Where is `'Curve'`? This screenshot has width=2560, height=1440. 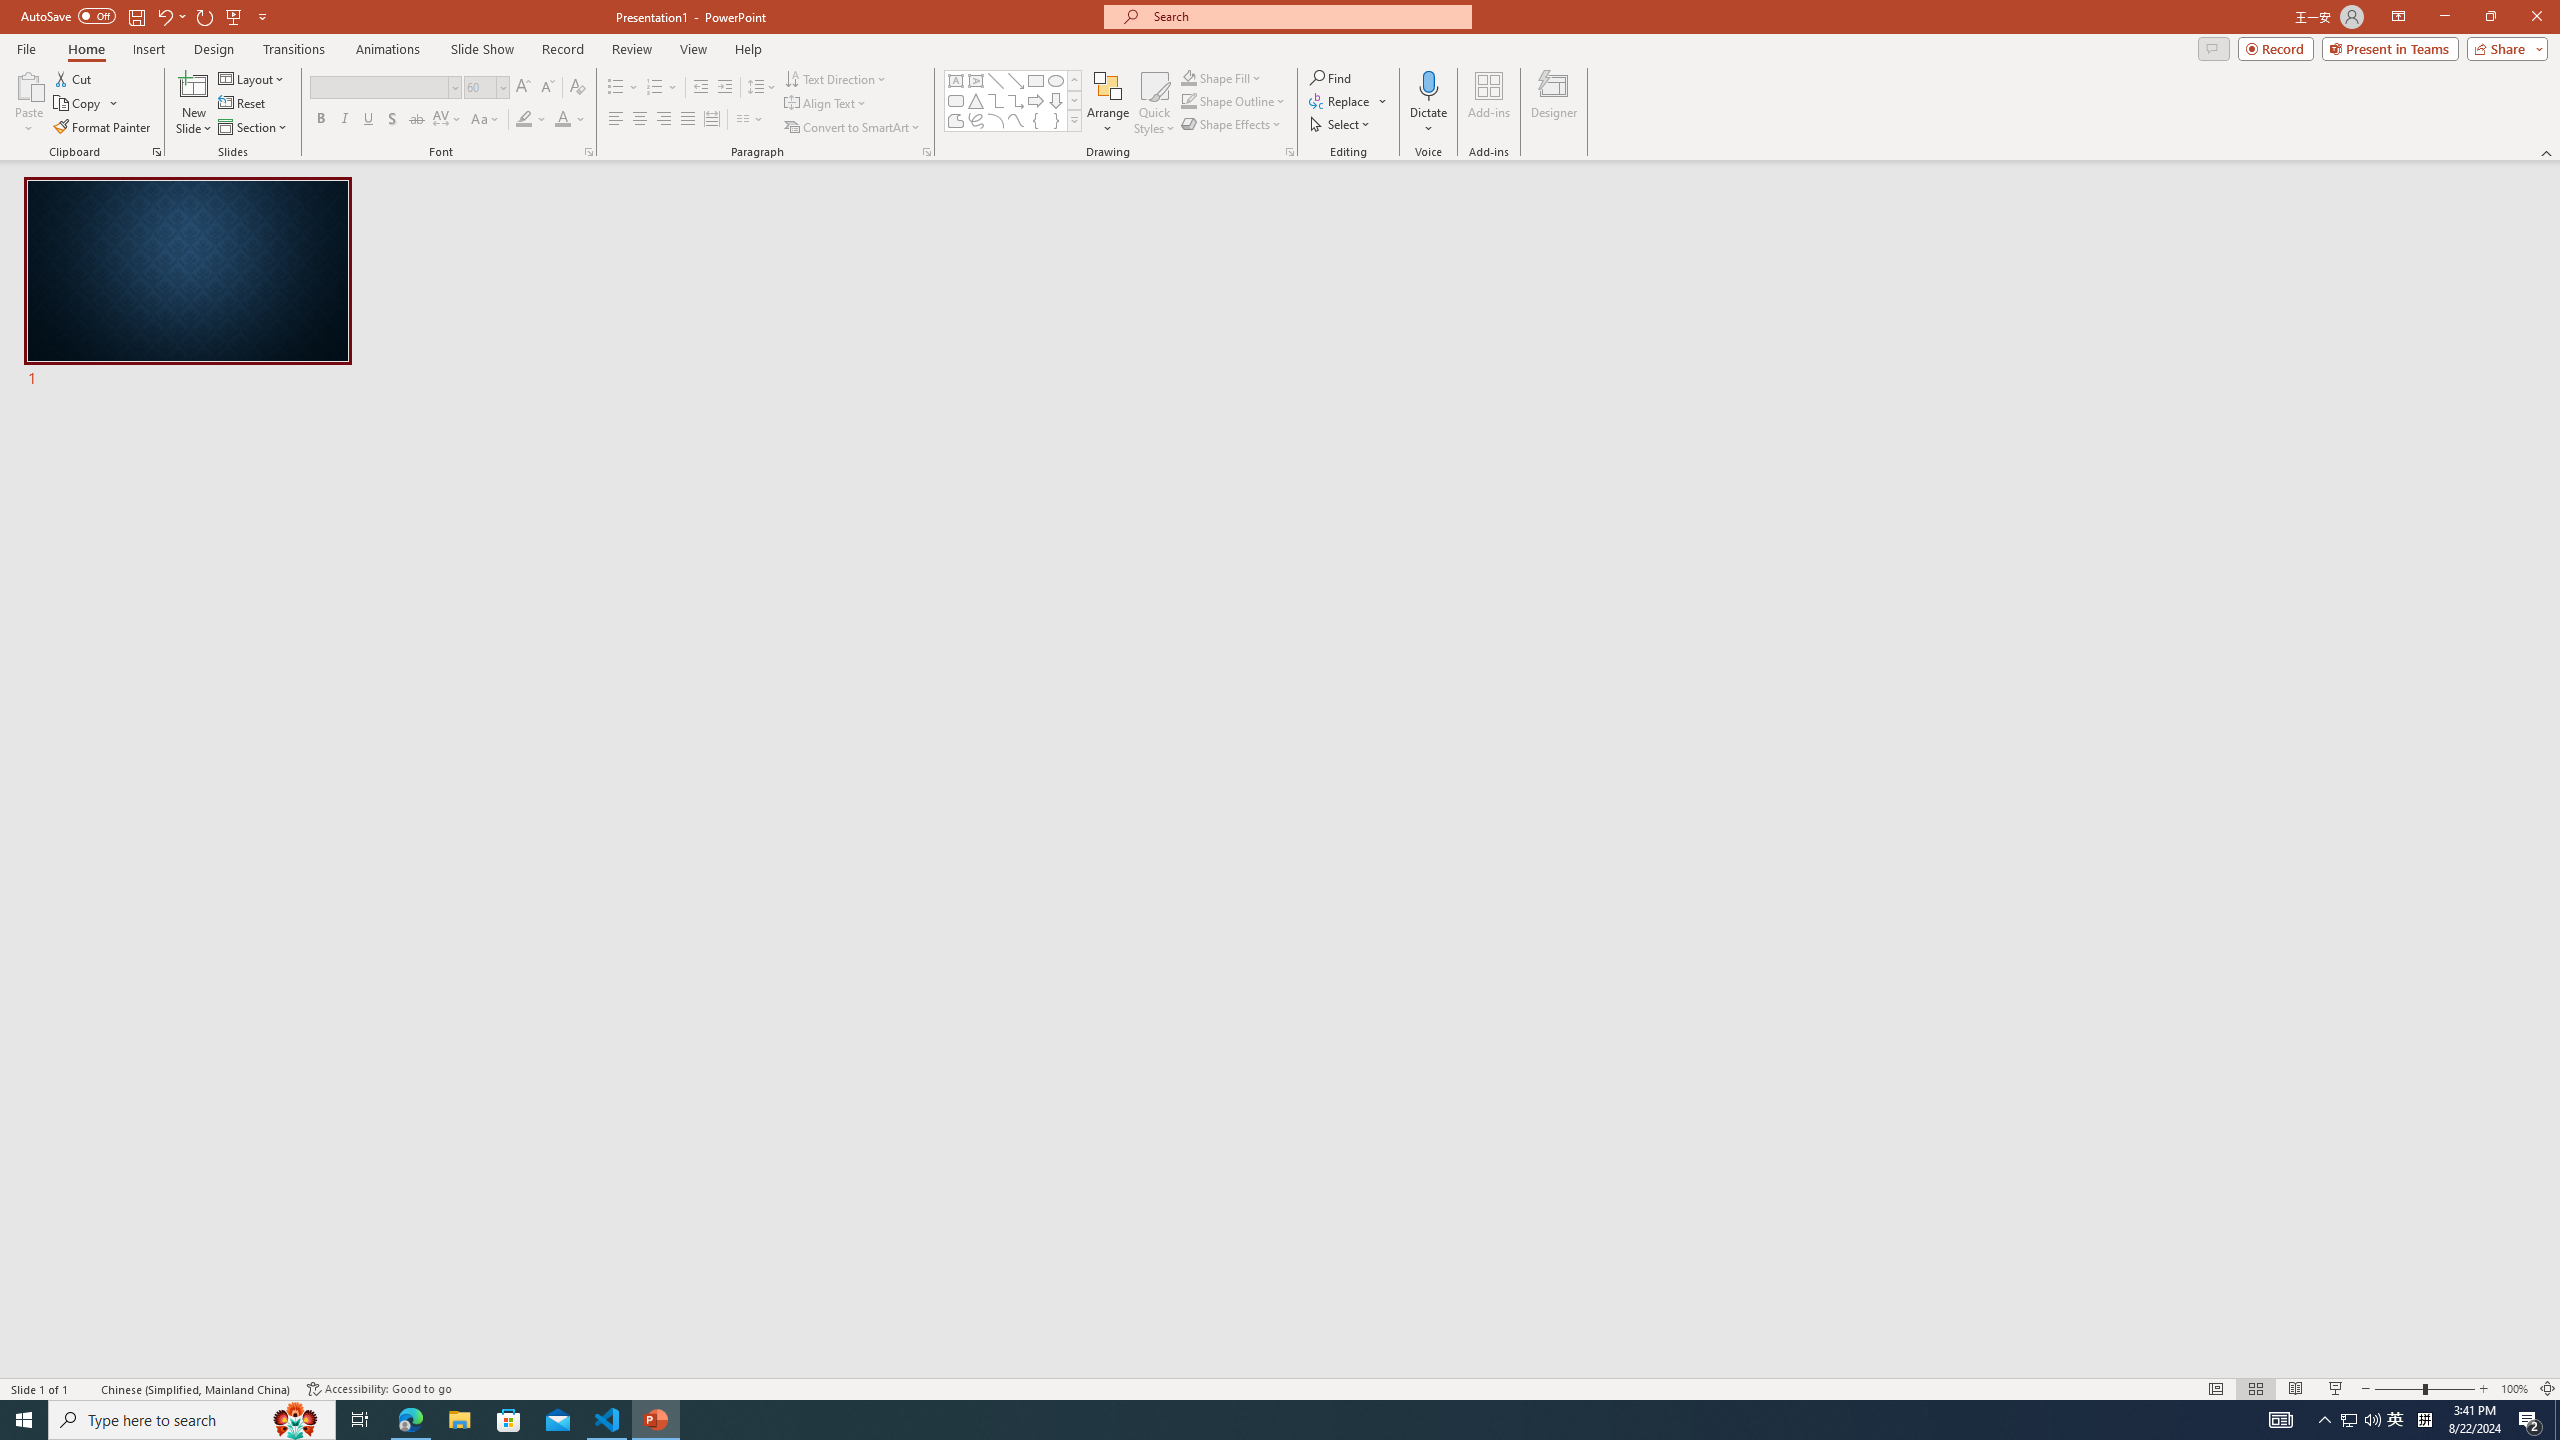
'Curve' is located at coordinates (1015, 119).